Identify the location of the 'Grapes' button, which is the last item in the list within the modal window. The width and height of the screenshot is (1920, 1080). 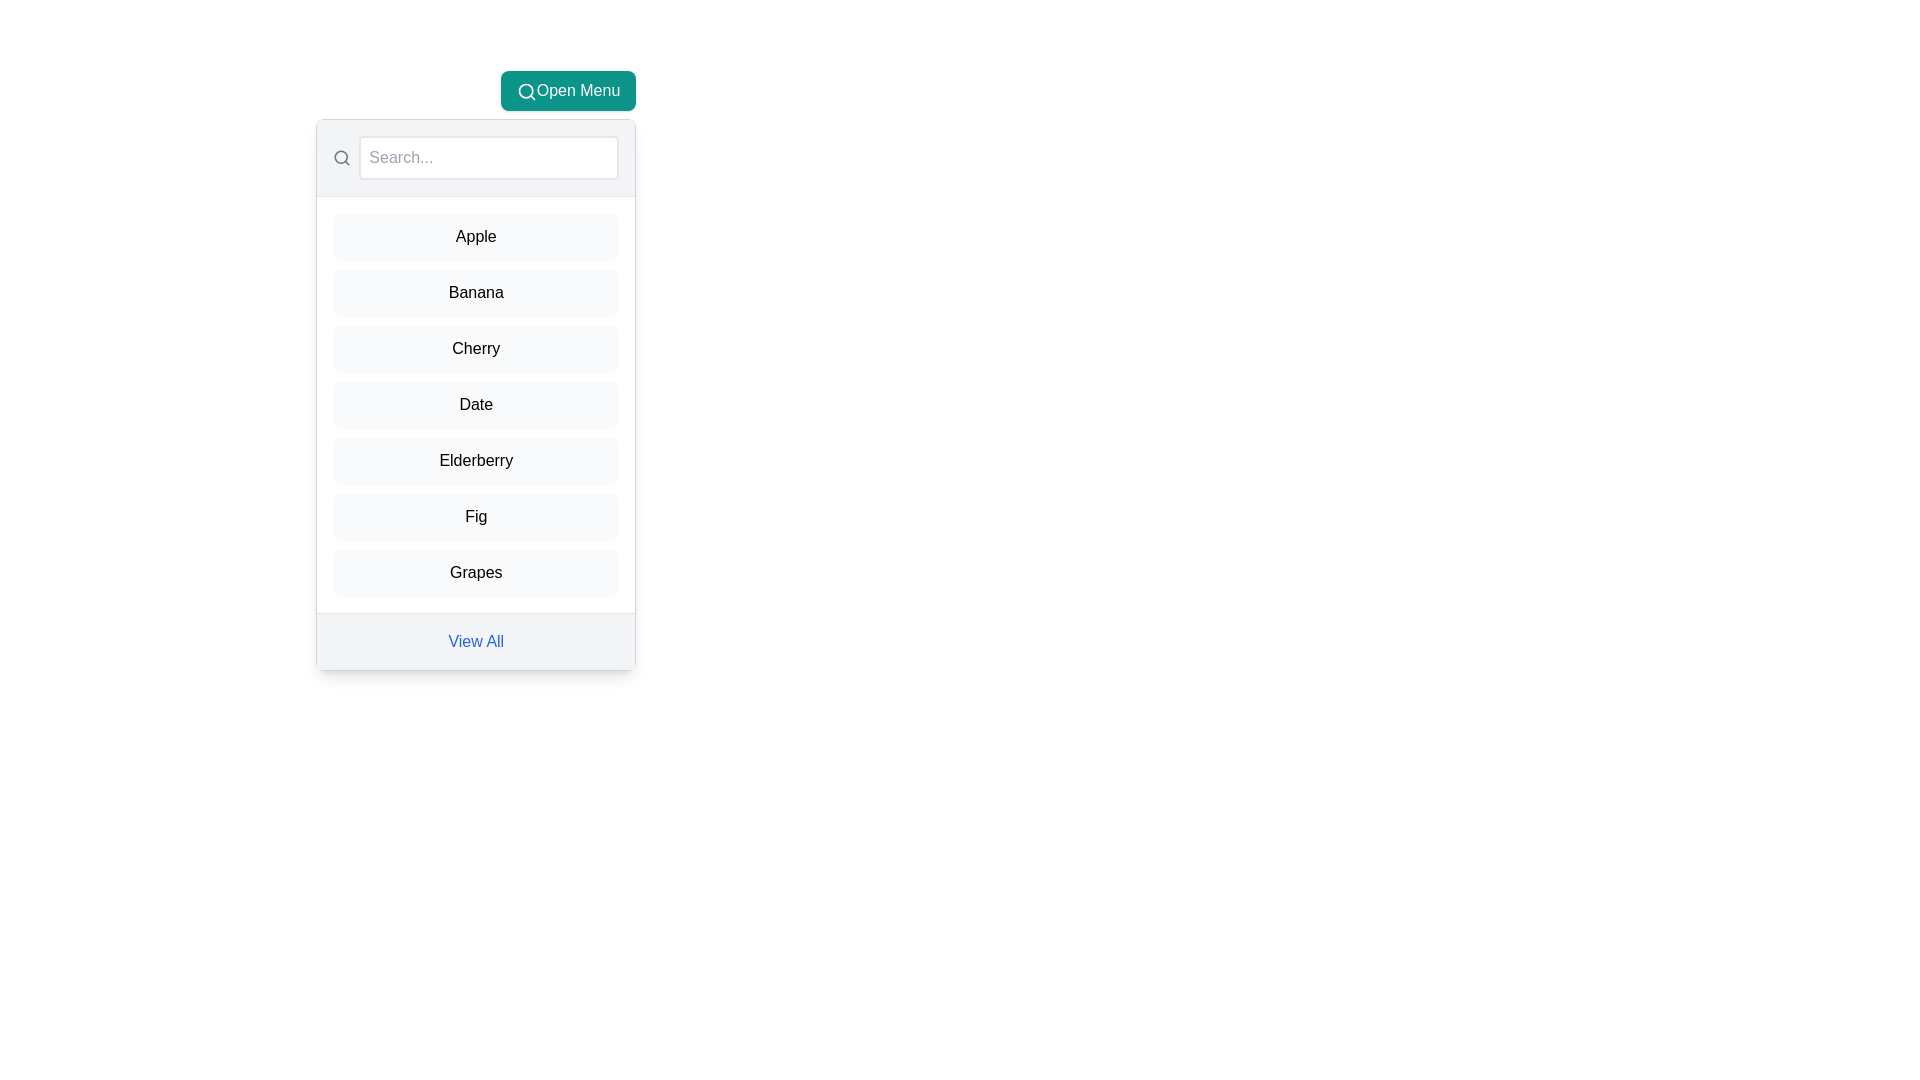
(475, 573).